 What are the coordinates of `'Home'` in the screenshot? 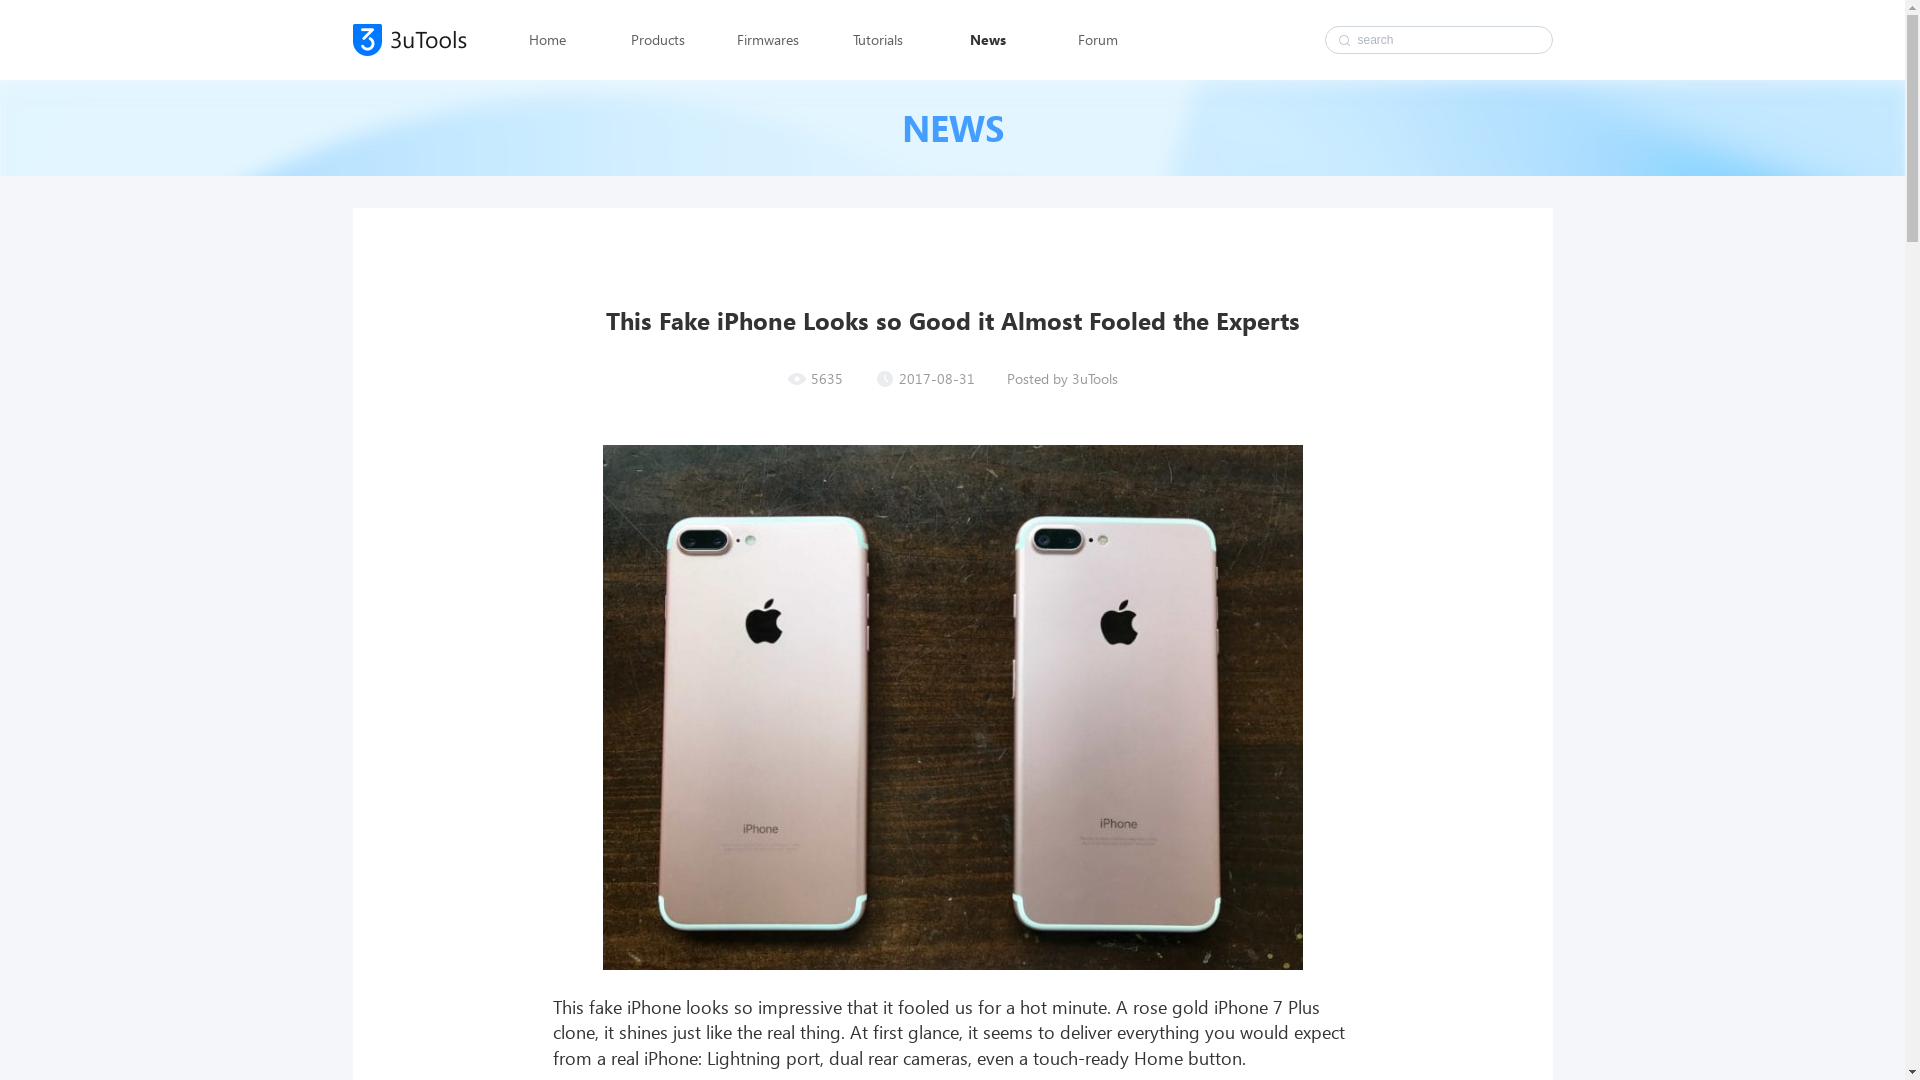 It's located at (547, 39).